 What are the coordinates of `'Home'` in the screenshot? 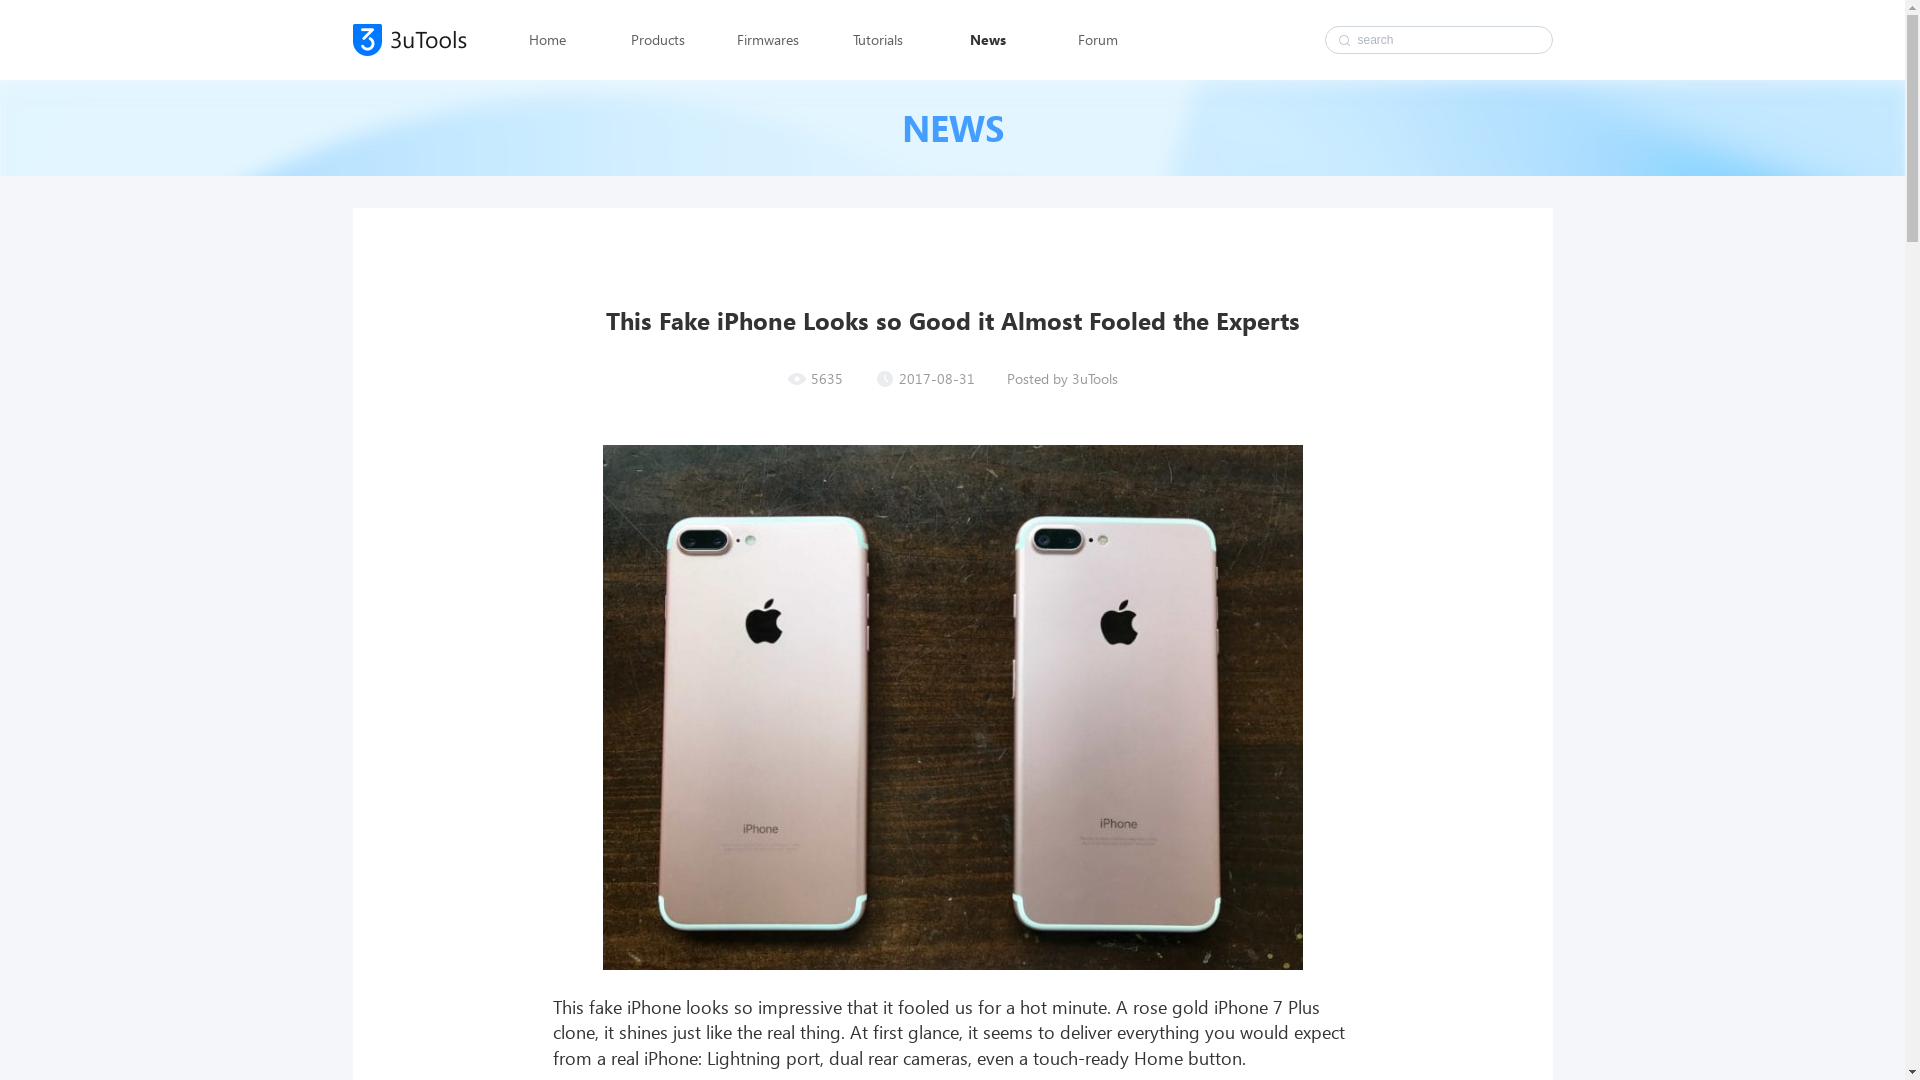 It's located at (547, 39).